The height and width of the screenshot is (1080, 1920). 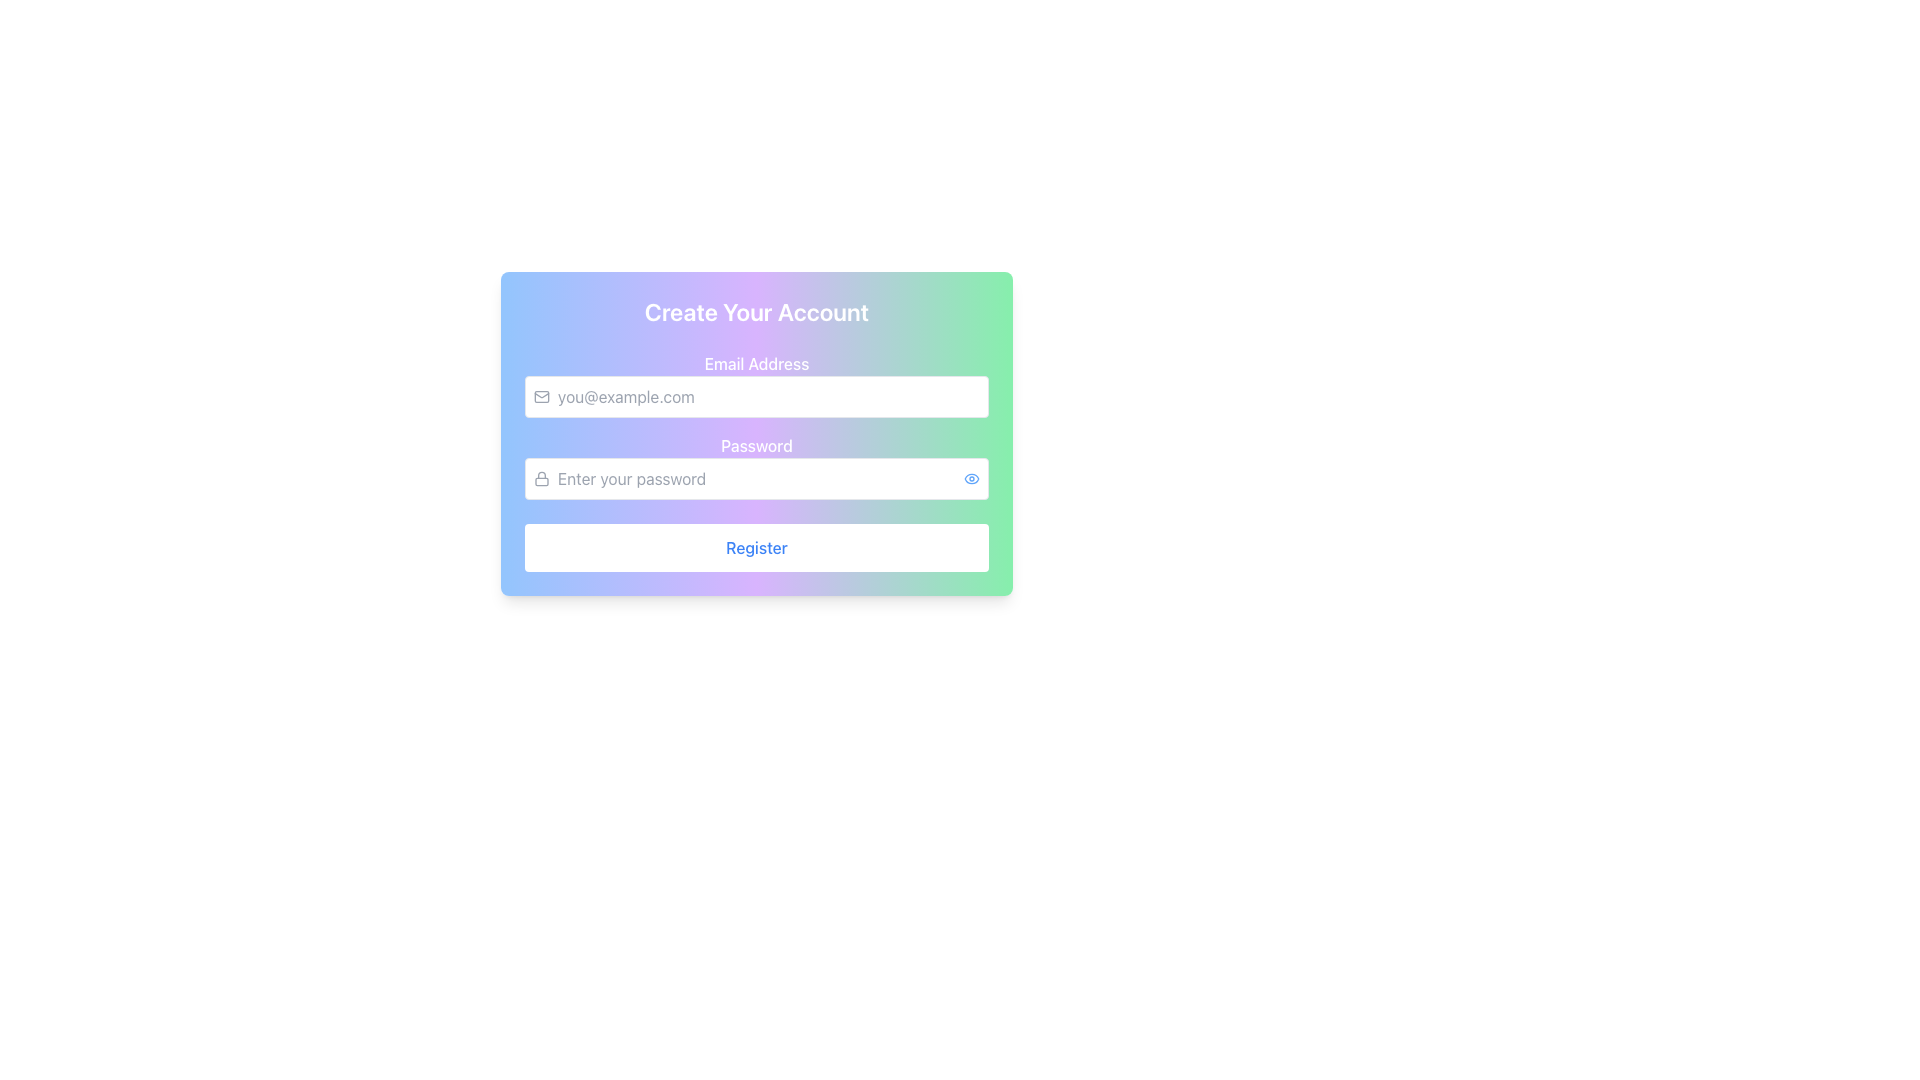 What do you see at coordinates (756, 445) in the screenshot?
I see `the 'Password' text label which is styled in white font and positioned above the password input field in the login form` at bounding box center [756, 445].